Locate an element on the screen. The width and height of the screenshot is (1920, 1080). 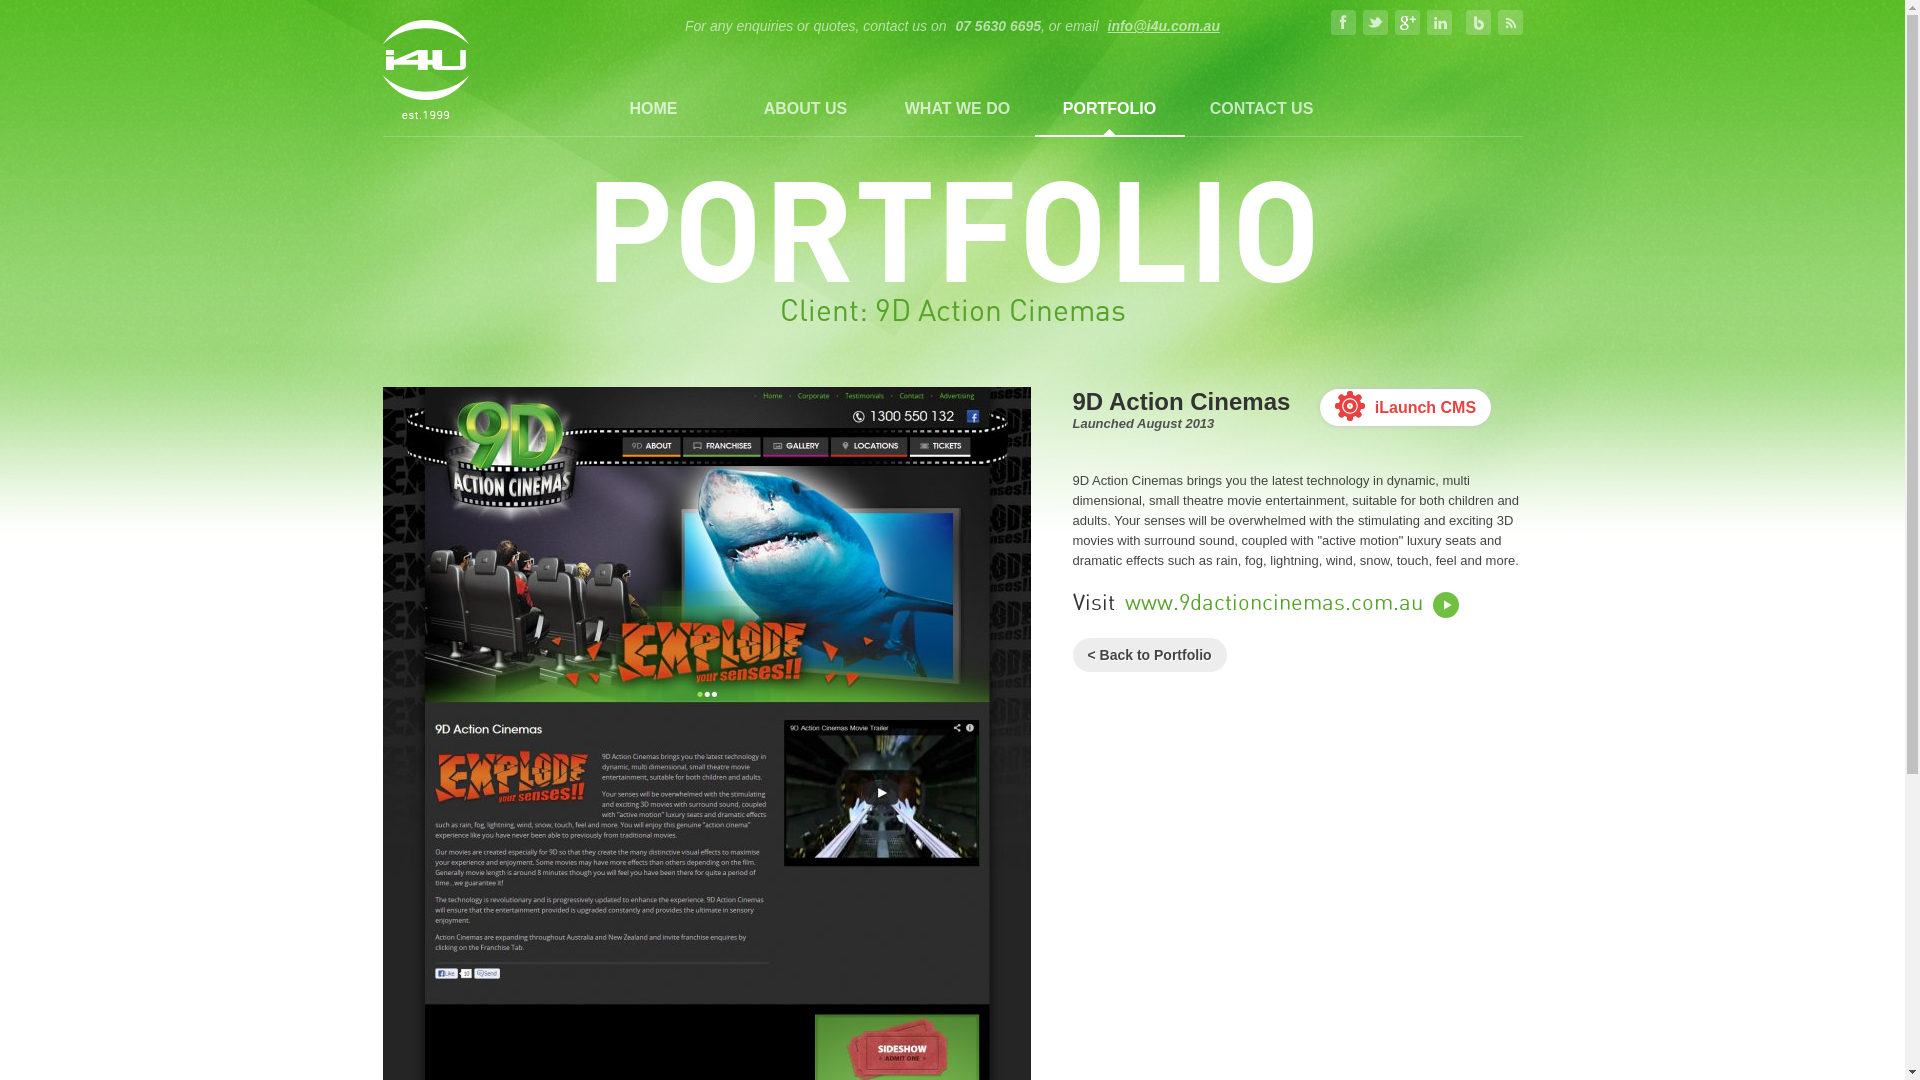
'Follow us on Twitter - @i4uonline' is located at coordinates (1362, 22).